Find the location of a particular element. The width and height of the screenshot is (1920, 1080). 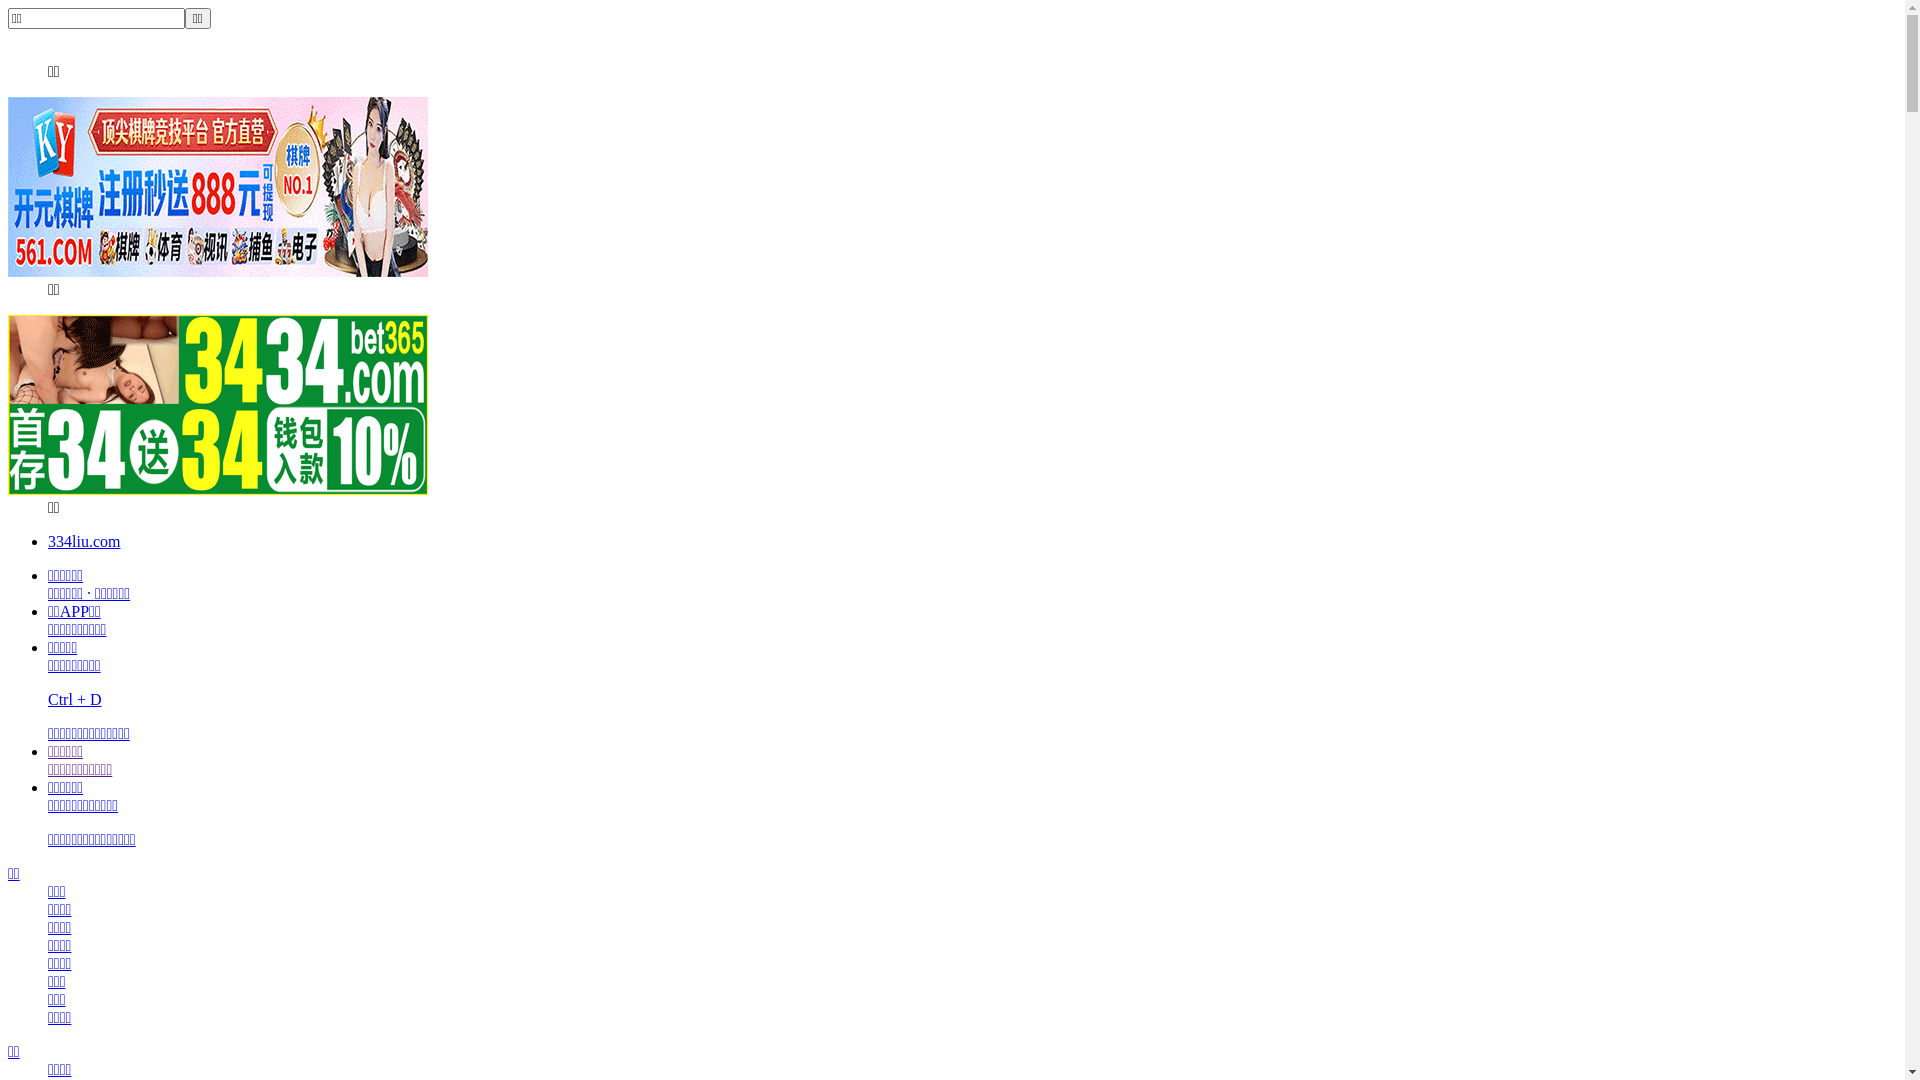

'334liu.com' is located at coordinates (48, 541).